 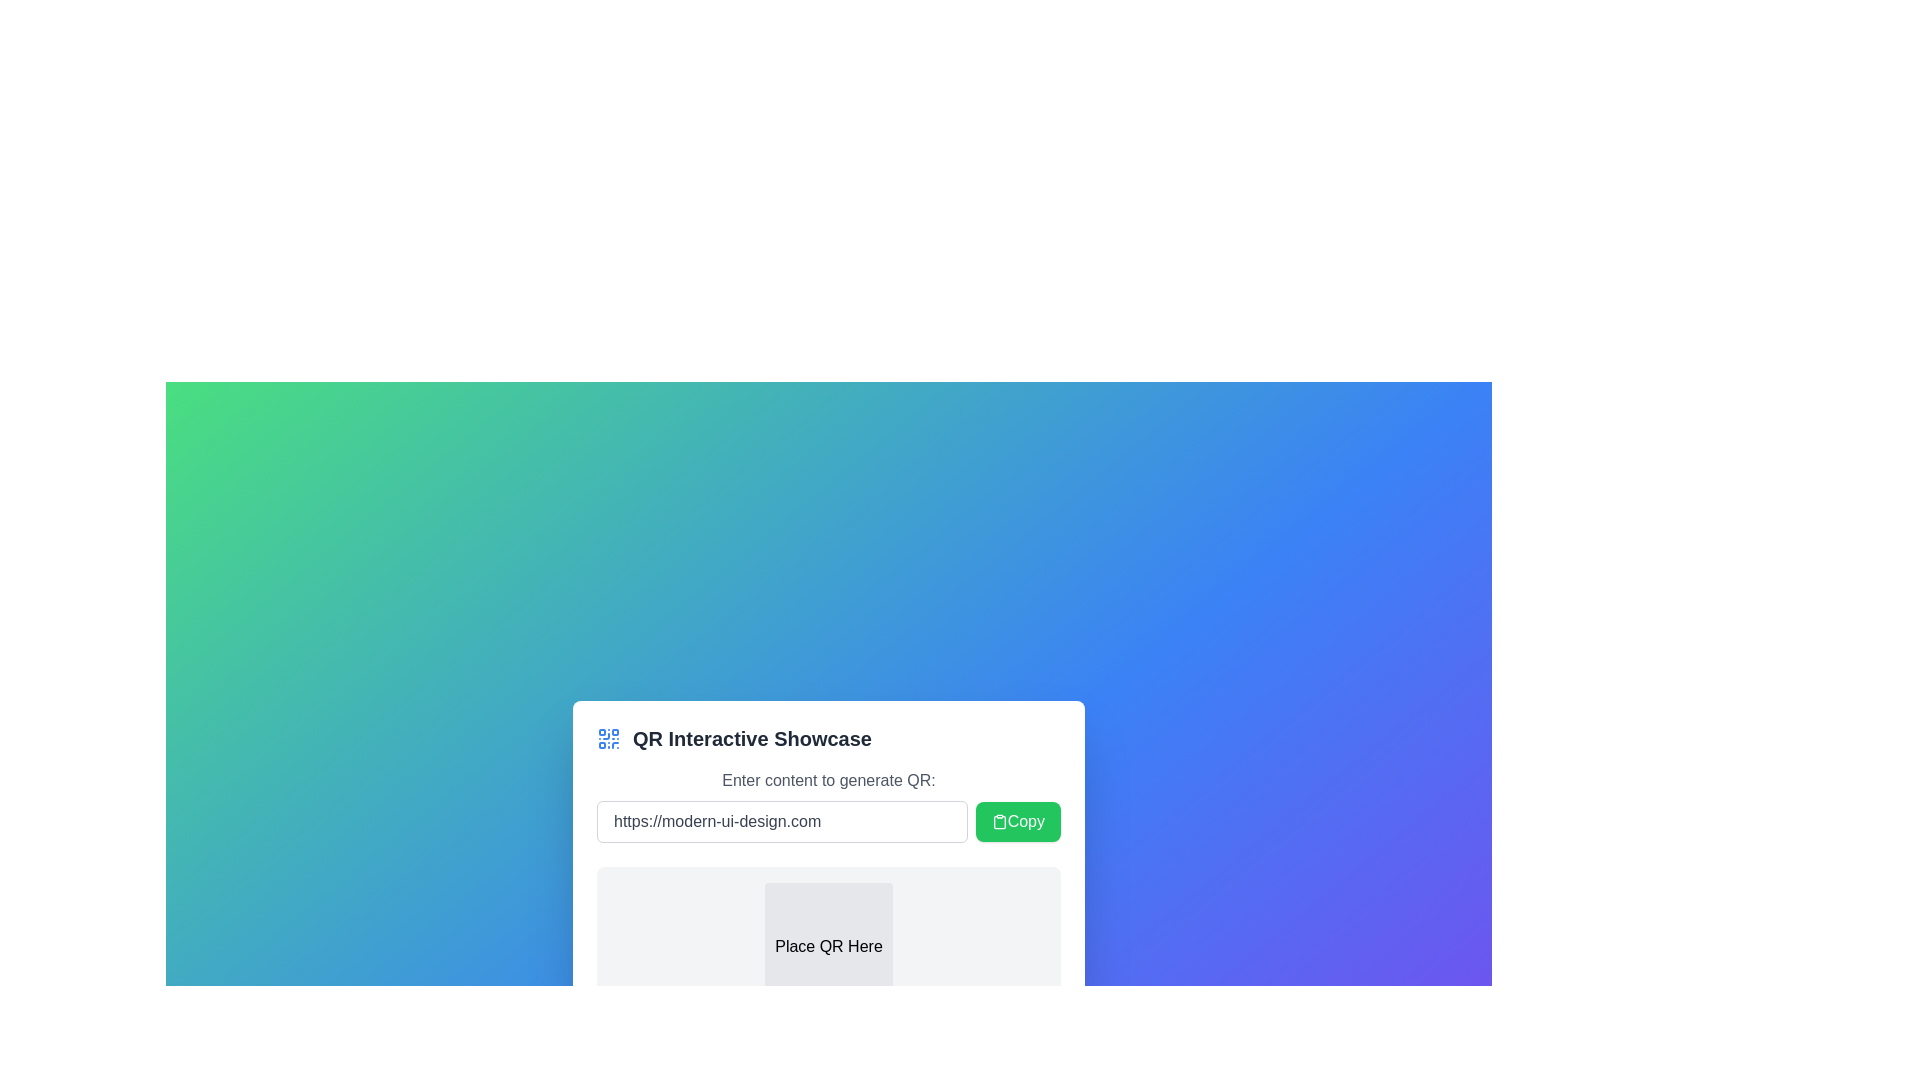 I want to click on the button located to the right of the text input field displaying 'https://modern-ui-design.com' to copy the text, so click(x=1017, y=821).